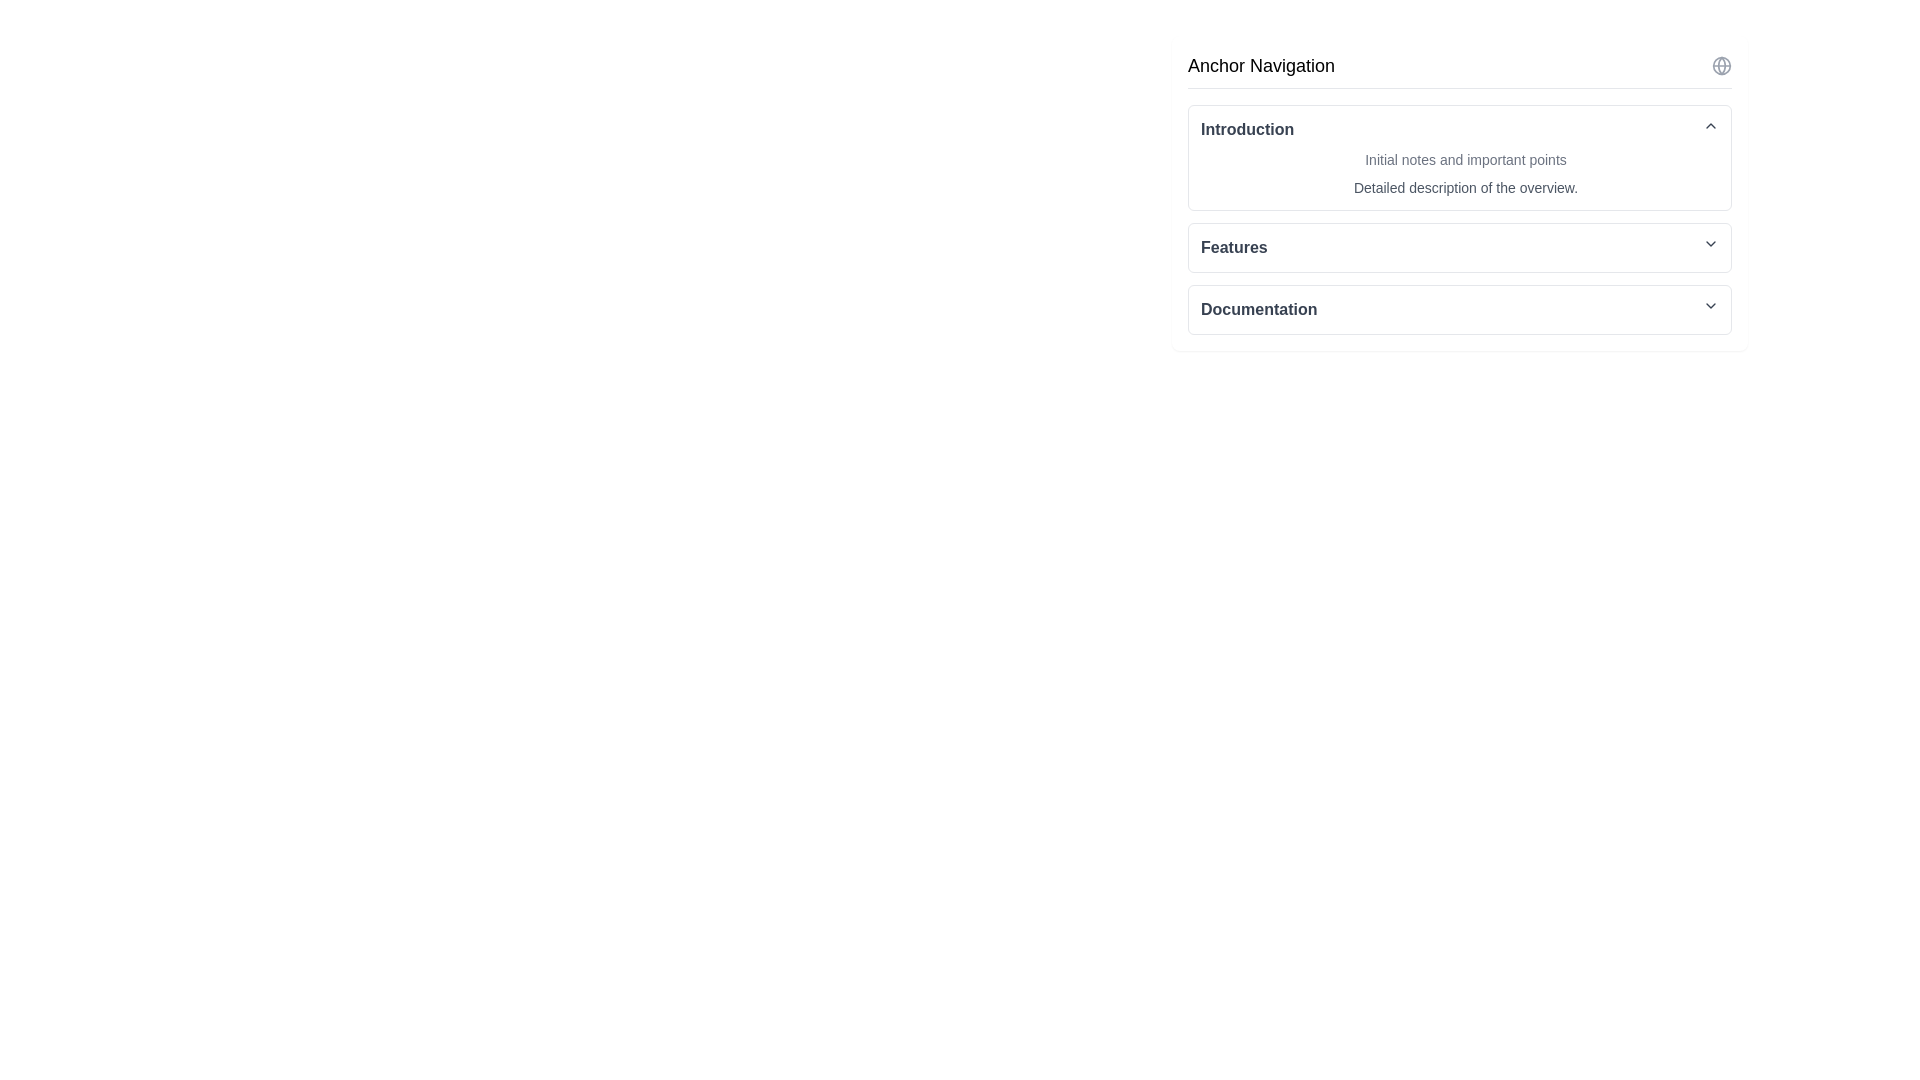  What do you see at coordinates (1465, 158) in the screenshot?
I see `the static text element that serves as an introductory title in the 'Introduction' section, located at the top of the section` at bounding box center [1465, 158].